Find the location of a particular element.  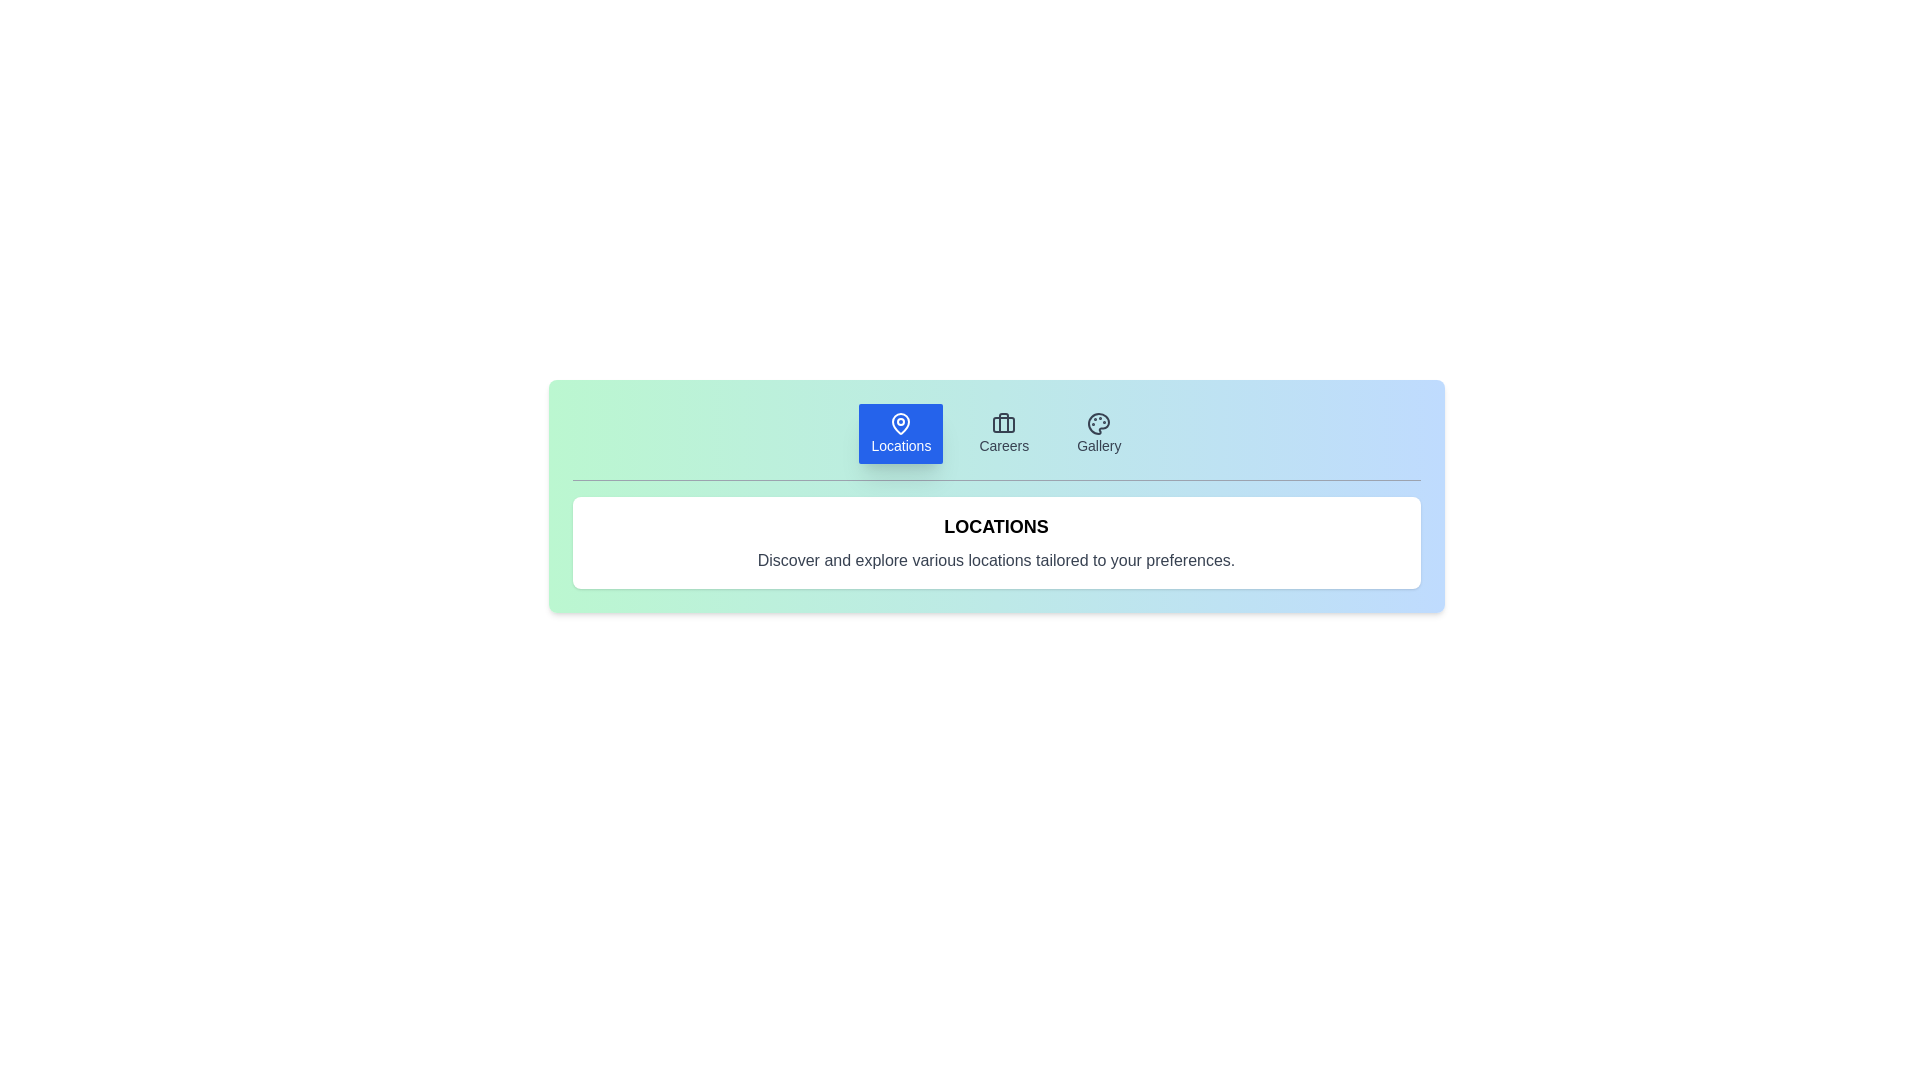

the tab labeled Gallery to inspect its content is located at coordinates (1098, 433).